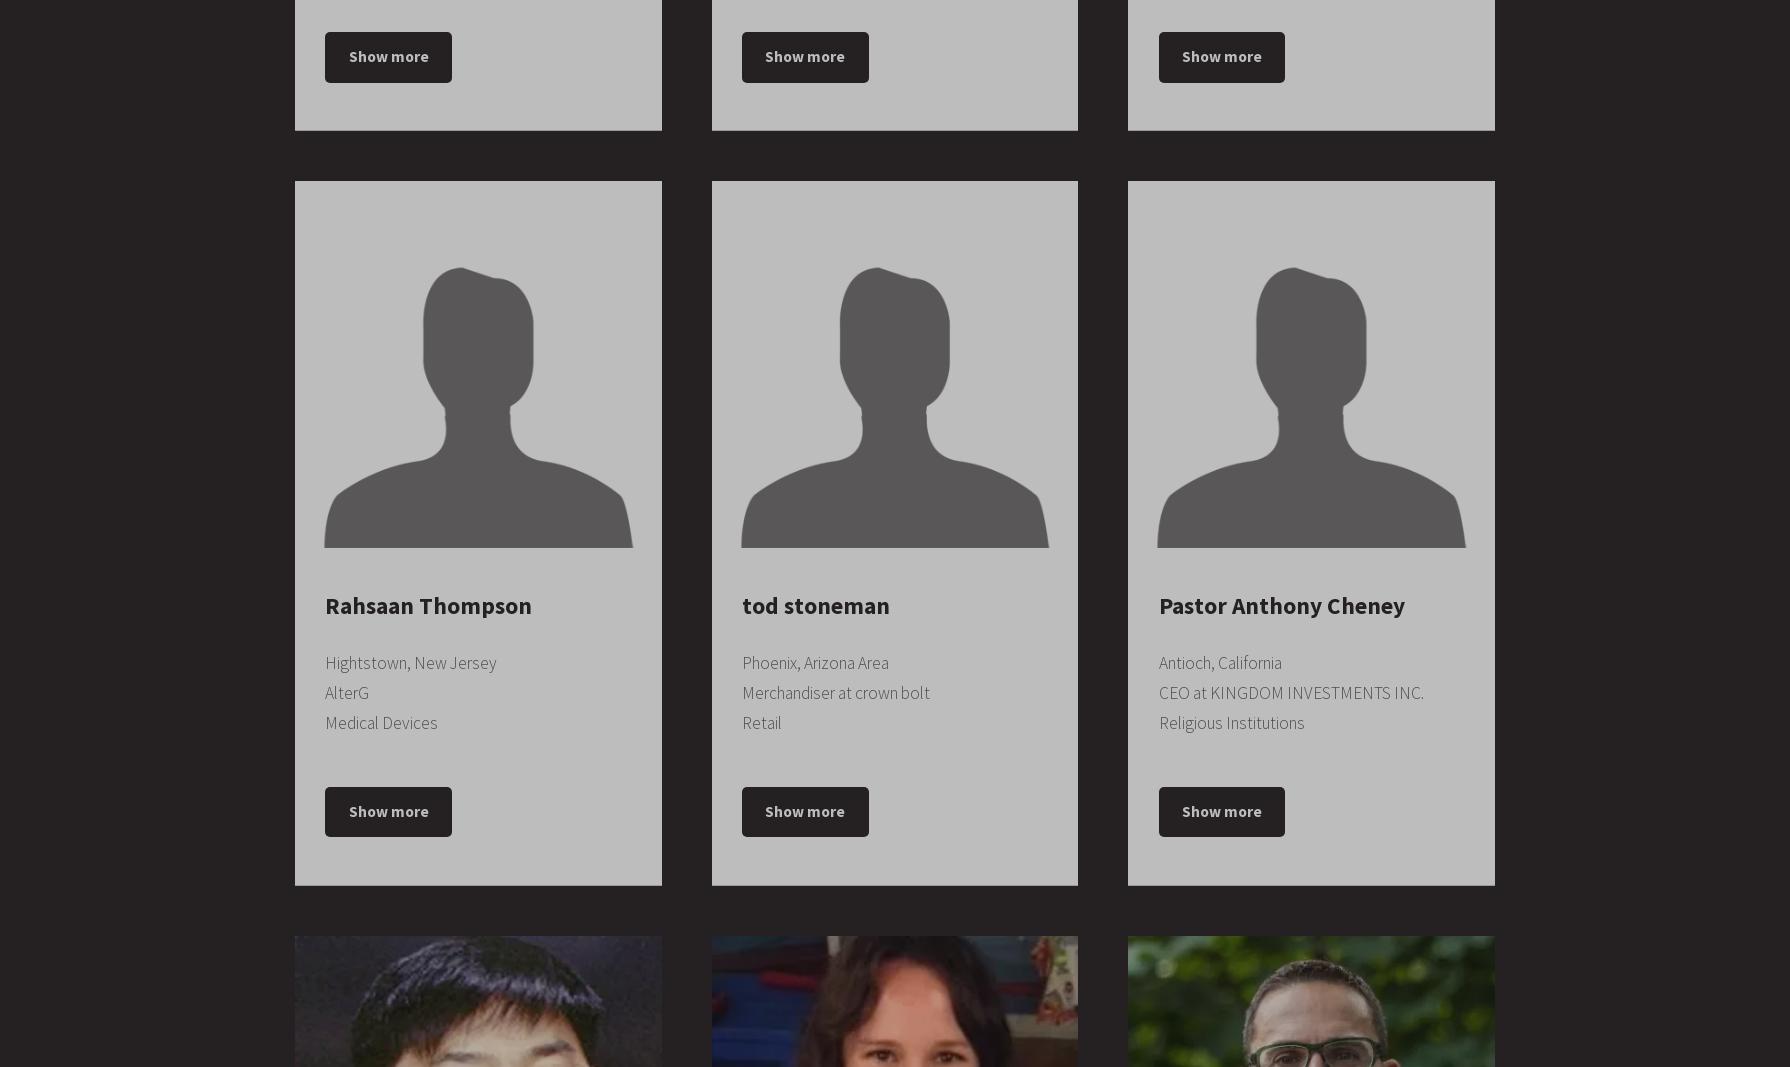 Image resolution: width=1790 pixels, height=1067 pixels. I want to click on 'Popular Financial Holdings', so click(835, 545).